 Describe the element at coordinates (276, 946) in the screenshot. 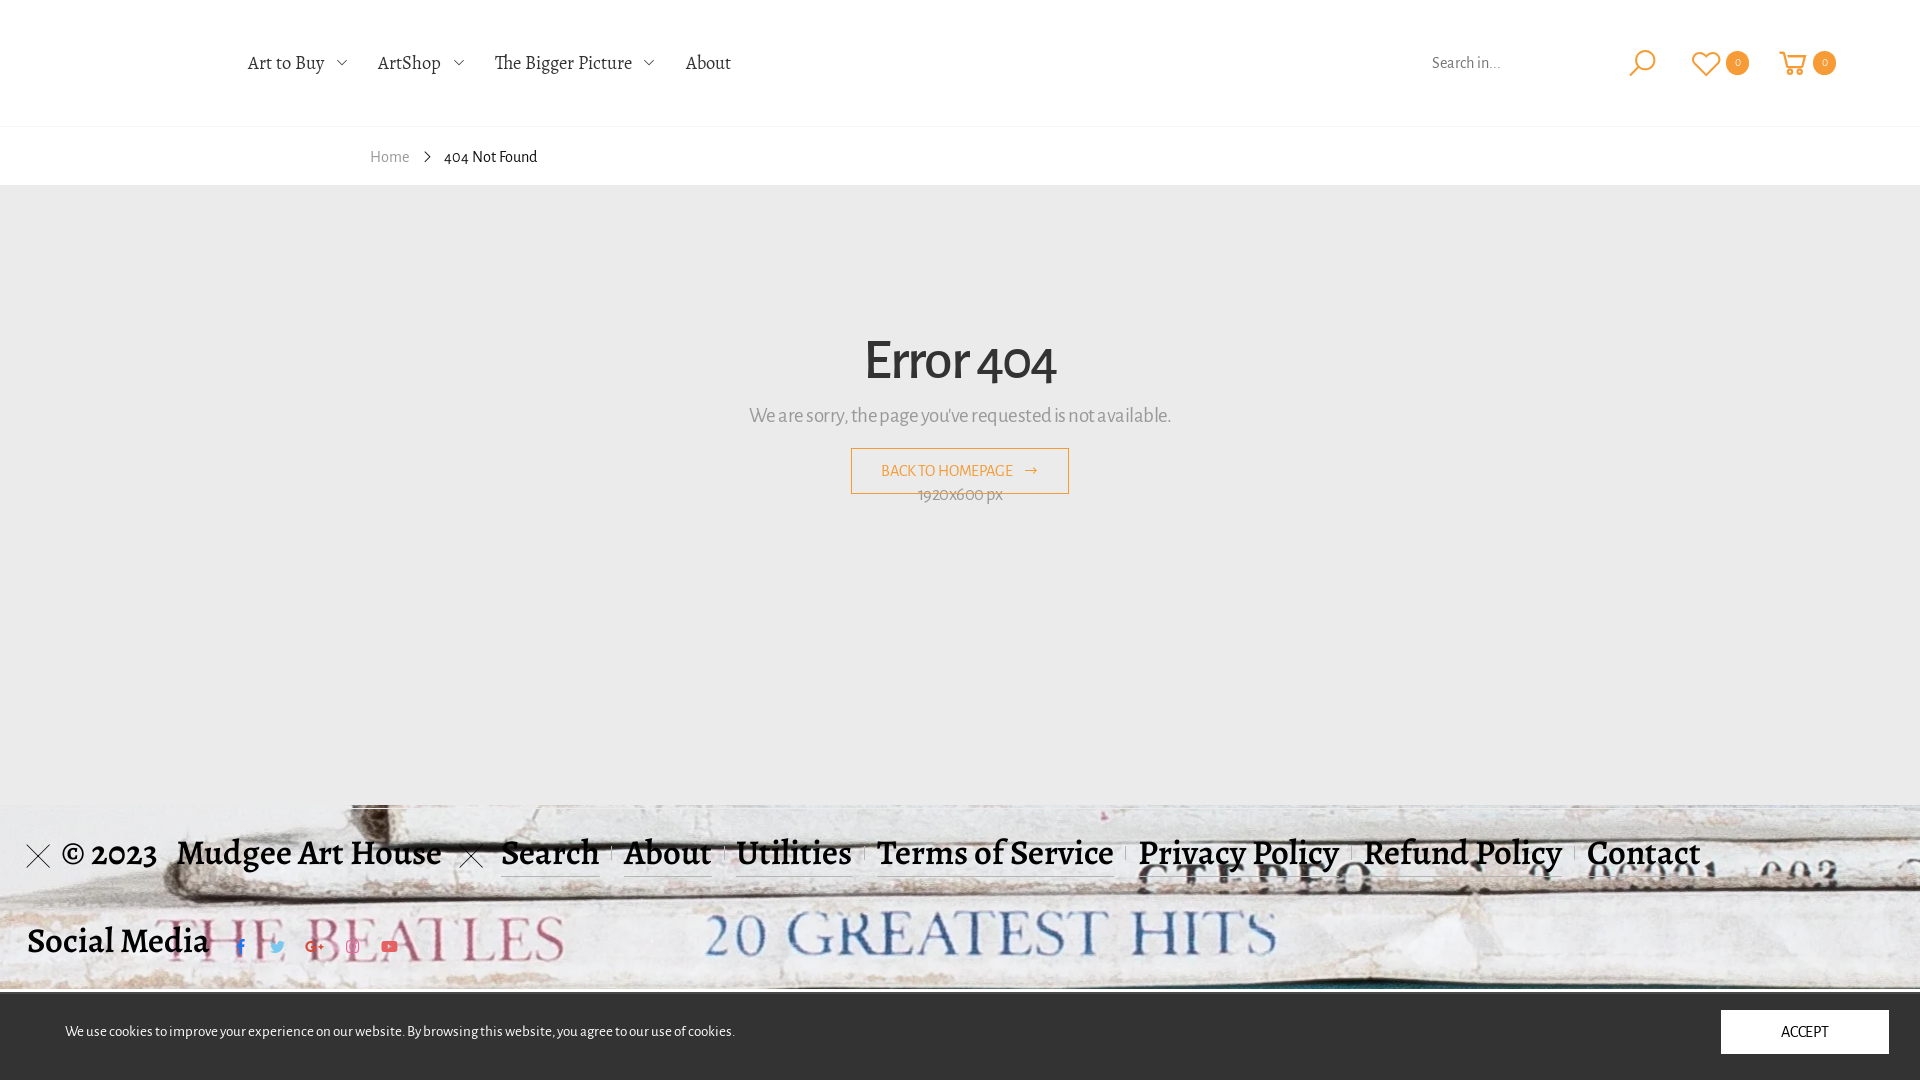

I see `'Mudgee Art House on Twitter'` at that location.